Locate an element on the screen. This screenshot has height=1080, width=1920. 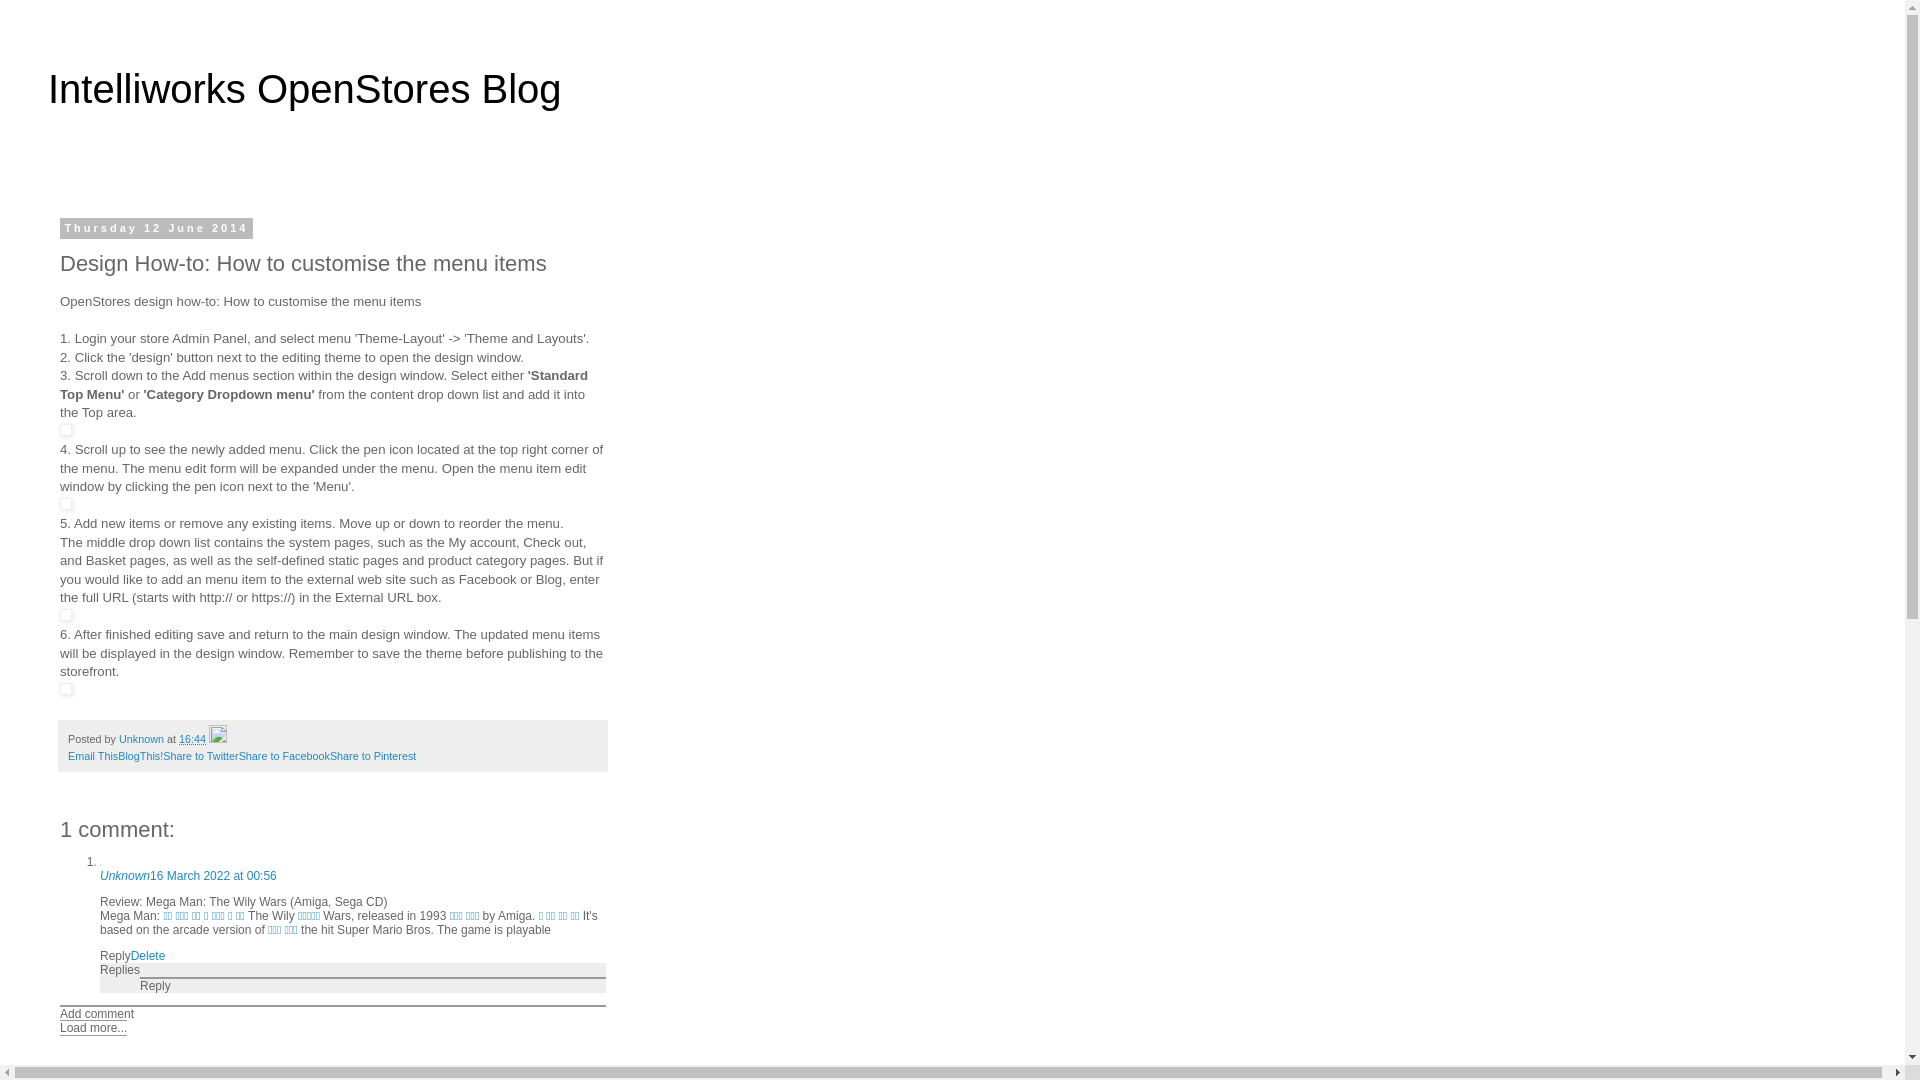
'Email This' is located at coordinates (67, 756).